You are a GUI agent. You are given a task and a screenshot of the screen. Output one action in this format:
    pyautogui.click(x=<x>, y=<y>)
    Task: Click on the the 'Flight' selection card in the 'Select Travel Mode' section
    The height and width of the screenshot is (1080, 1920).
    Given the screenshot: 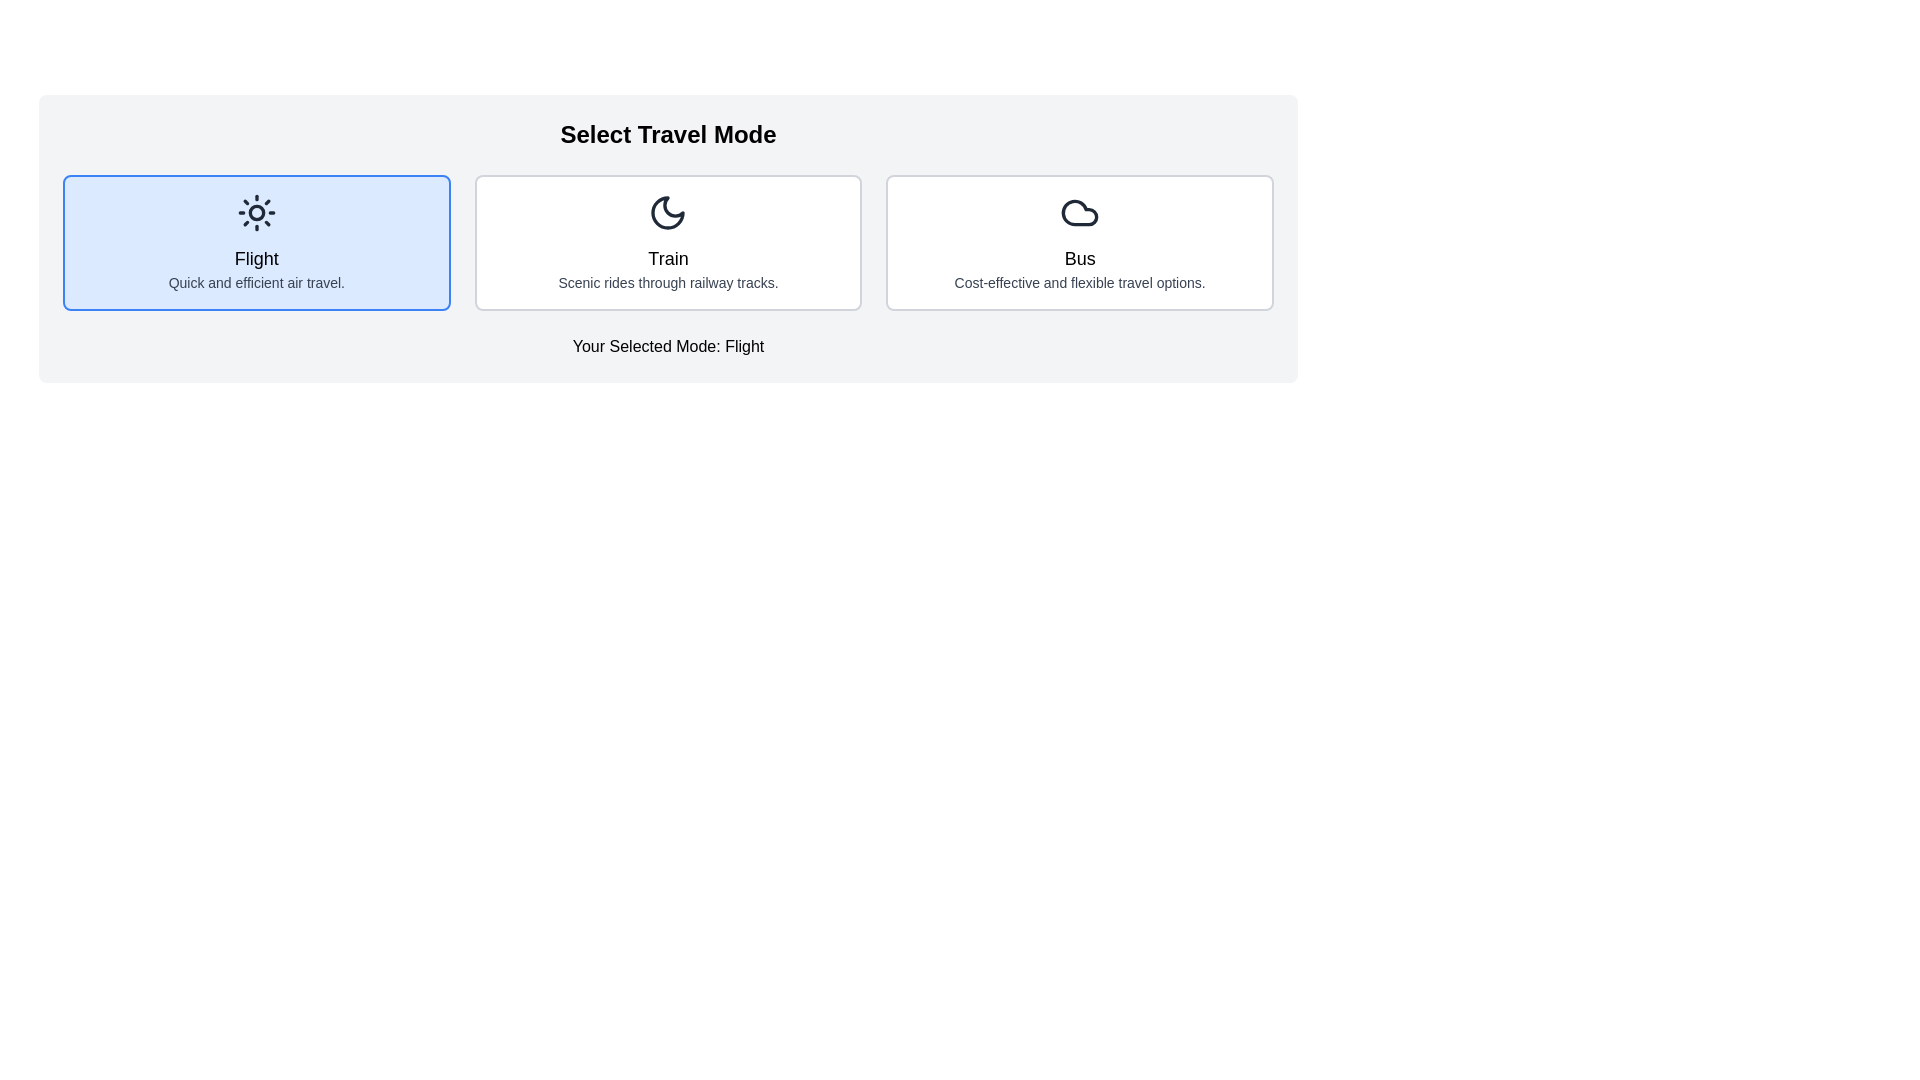 What is the action you would take?
    pyautogui.click(x=255, y=242)
    